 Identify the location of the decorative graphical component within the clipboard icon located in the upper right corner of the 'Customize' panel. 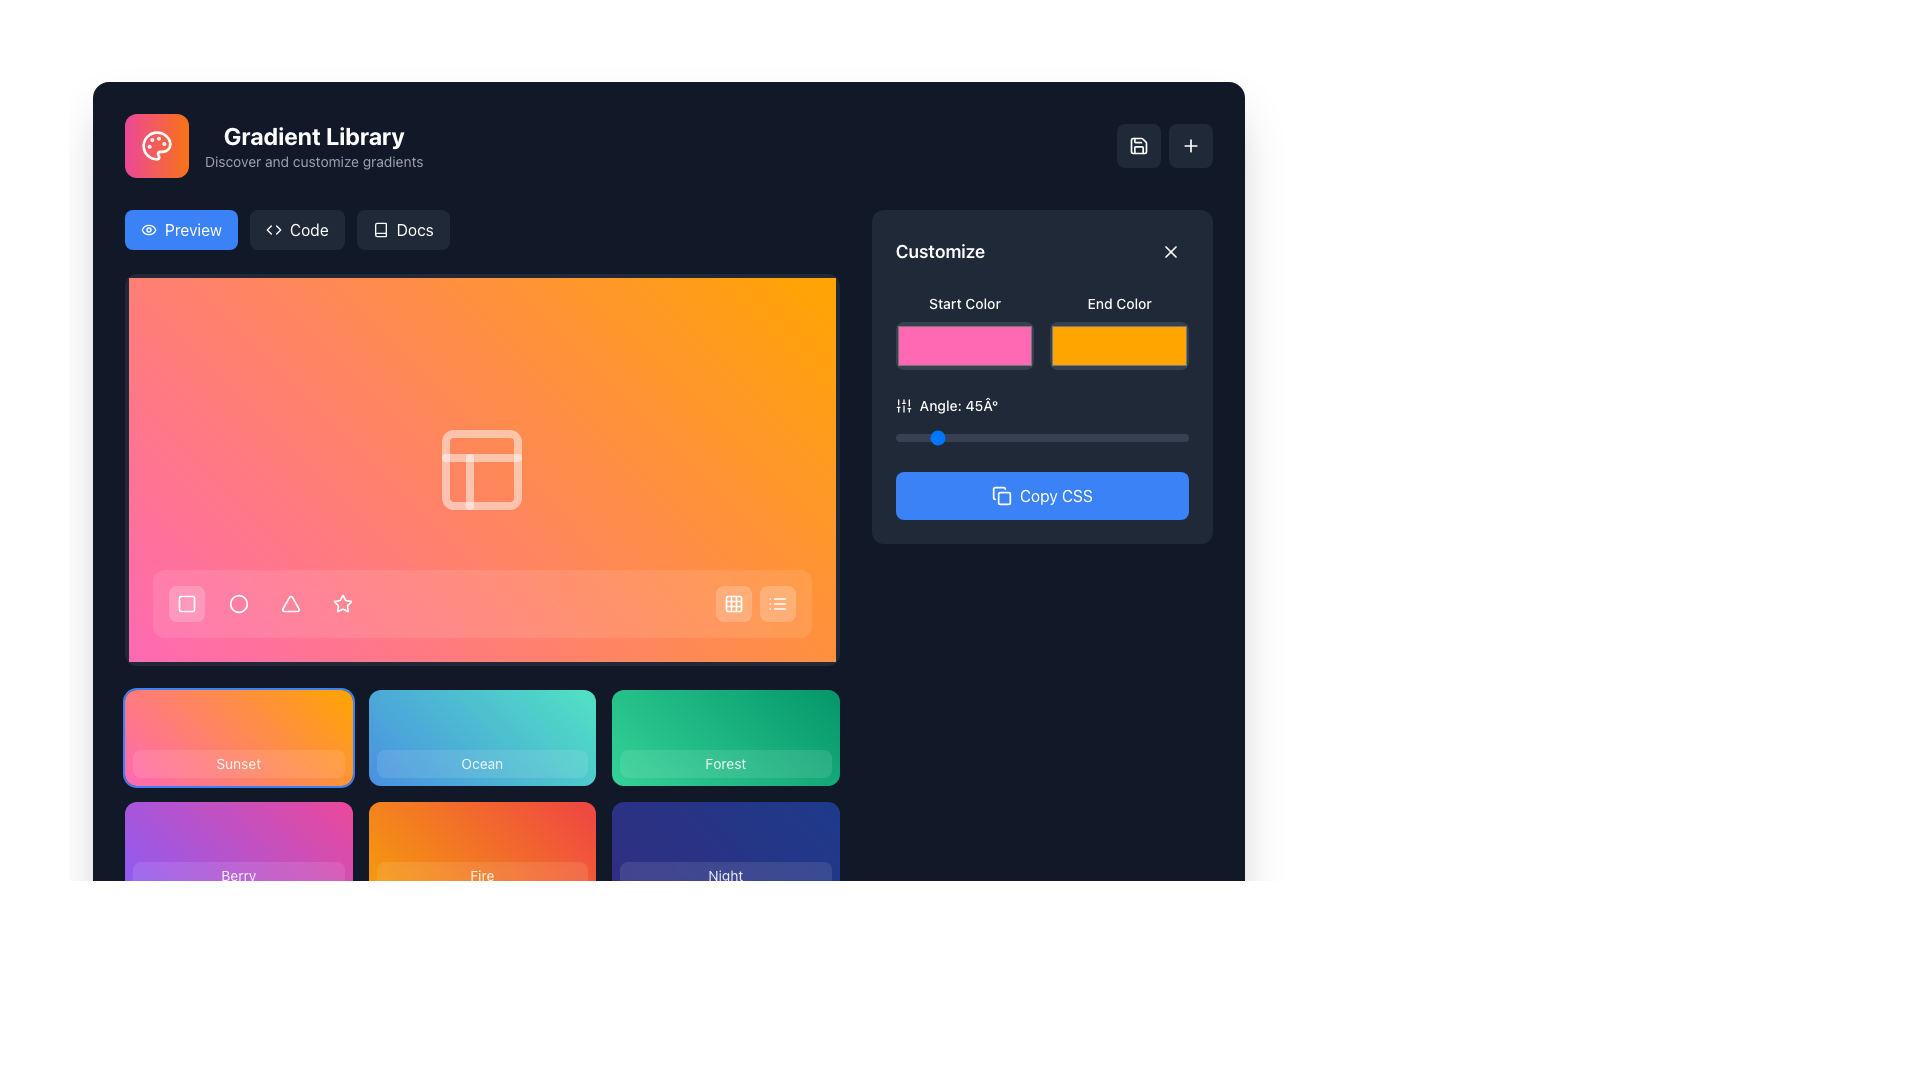
(1004, 497).